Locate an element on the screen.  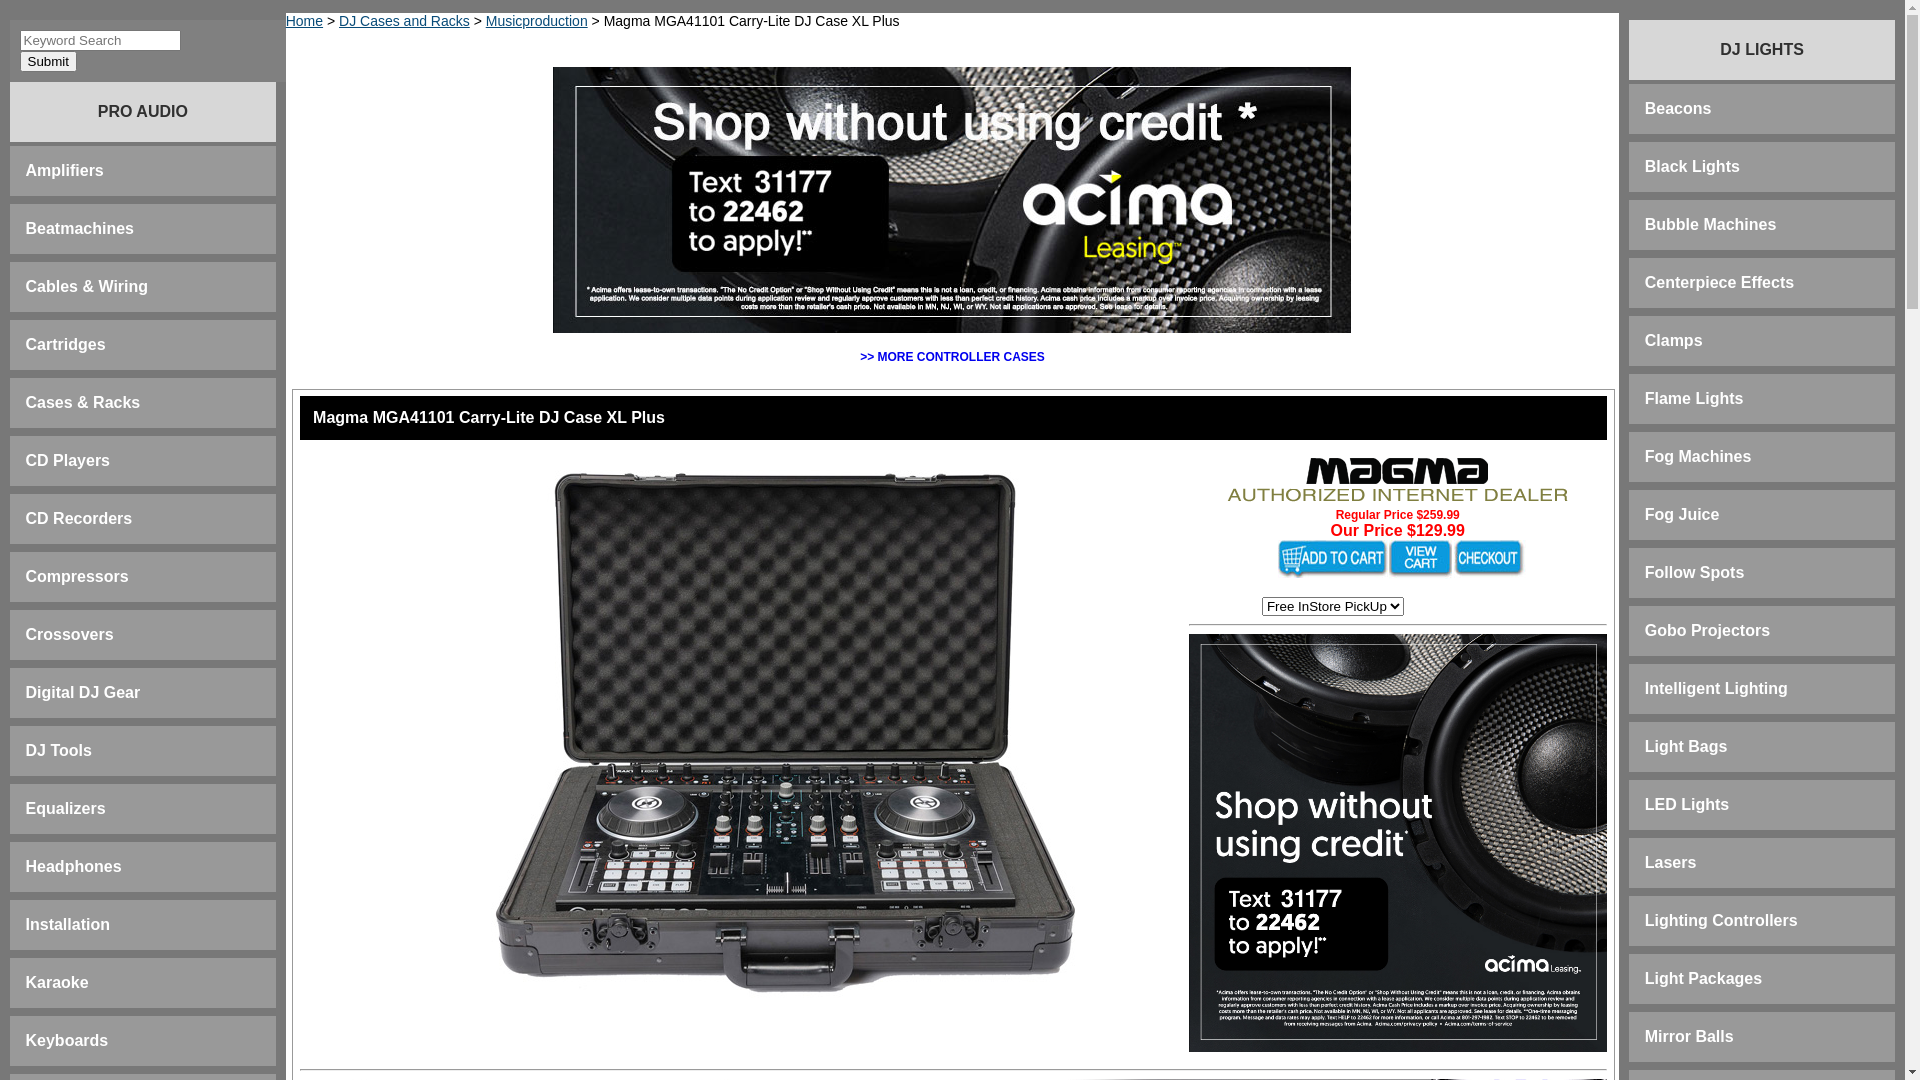
'>> MORE CONTROLLER CASES' is located at coordinates (951, 356).